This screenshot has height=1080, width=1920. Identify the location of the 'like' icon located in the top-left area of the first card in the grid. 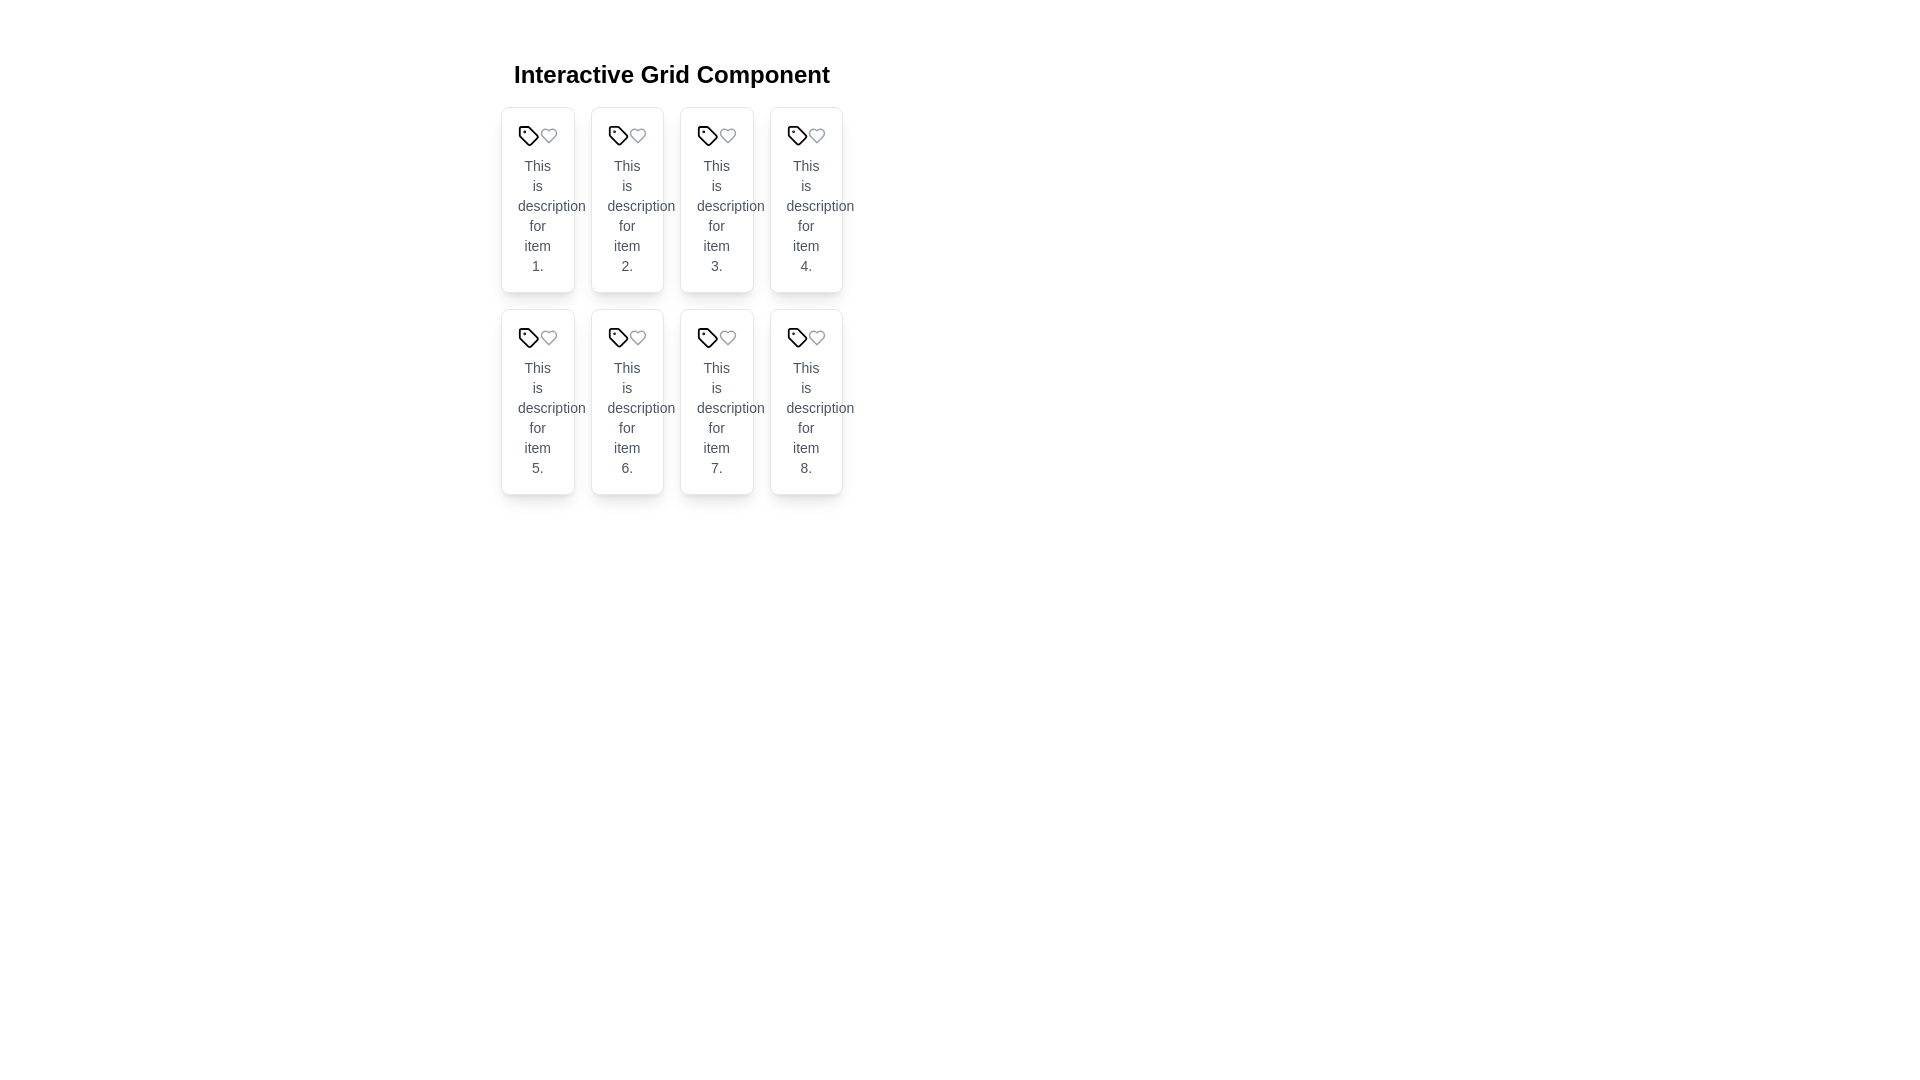
(548, 135).